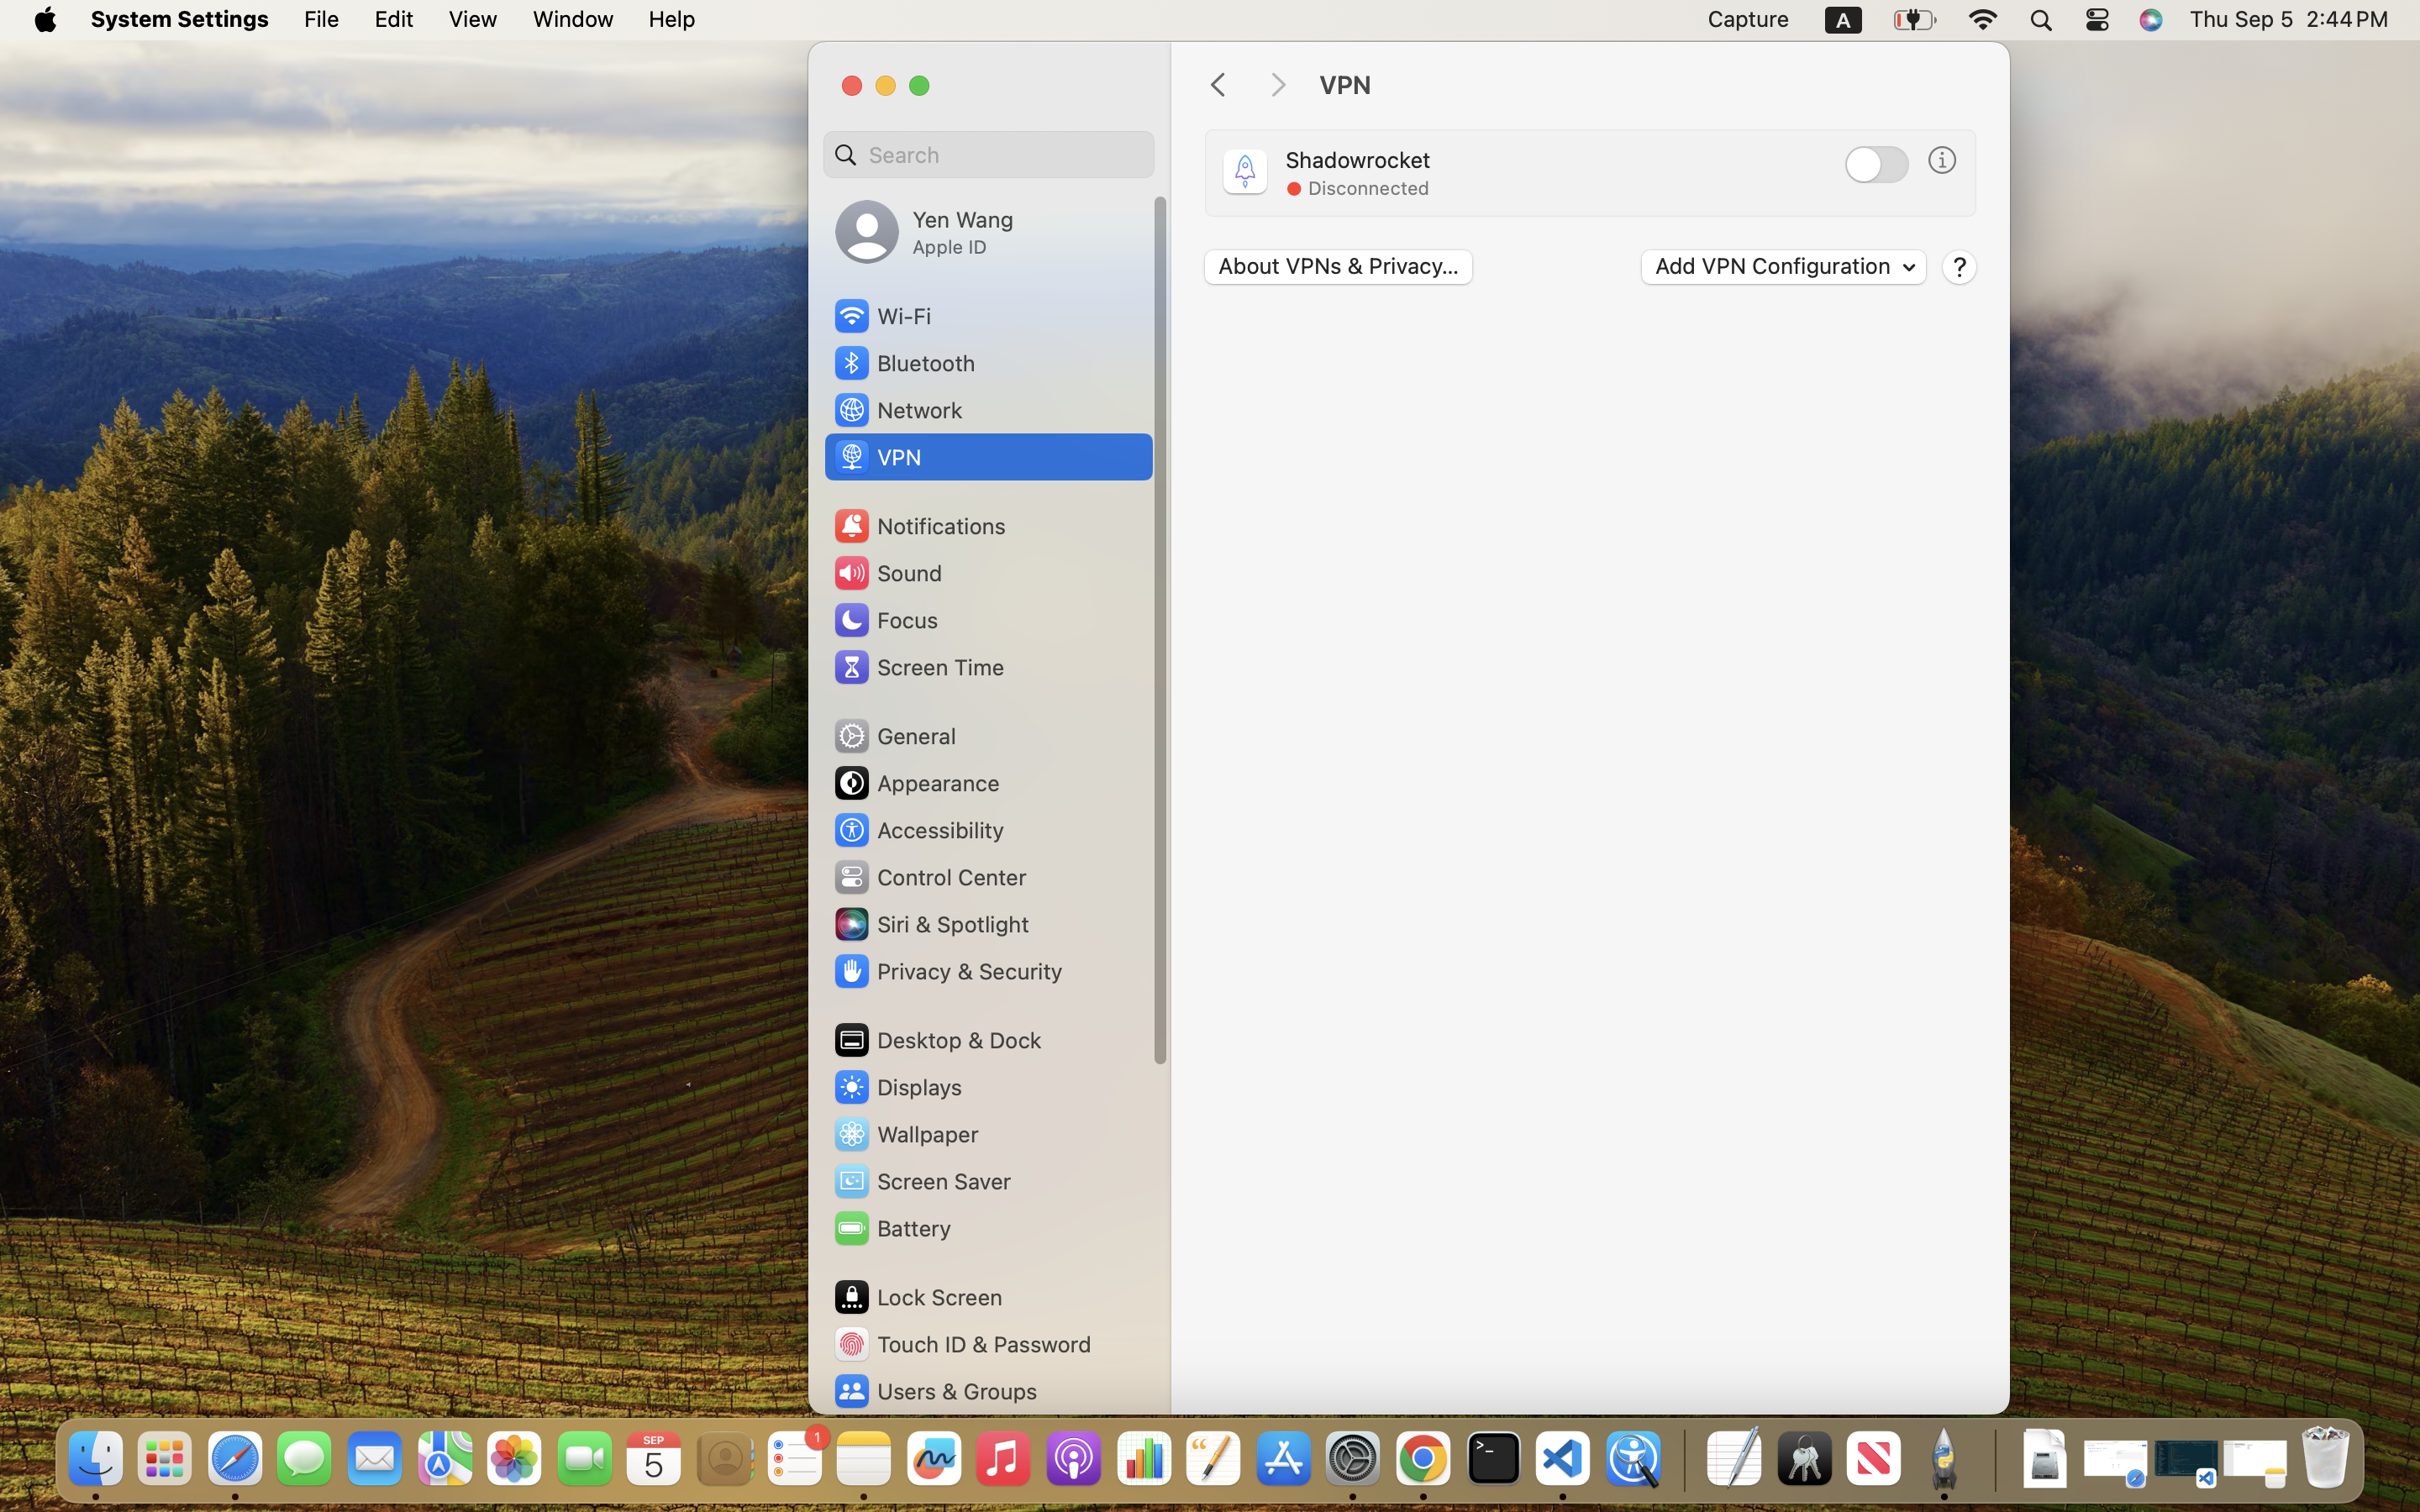 The height and width of the screenshot is (1512, 2420). I want to click on 'Wallpaper', so click(904, 1134).